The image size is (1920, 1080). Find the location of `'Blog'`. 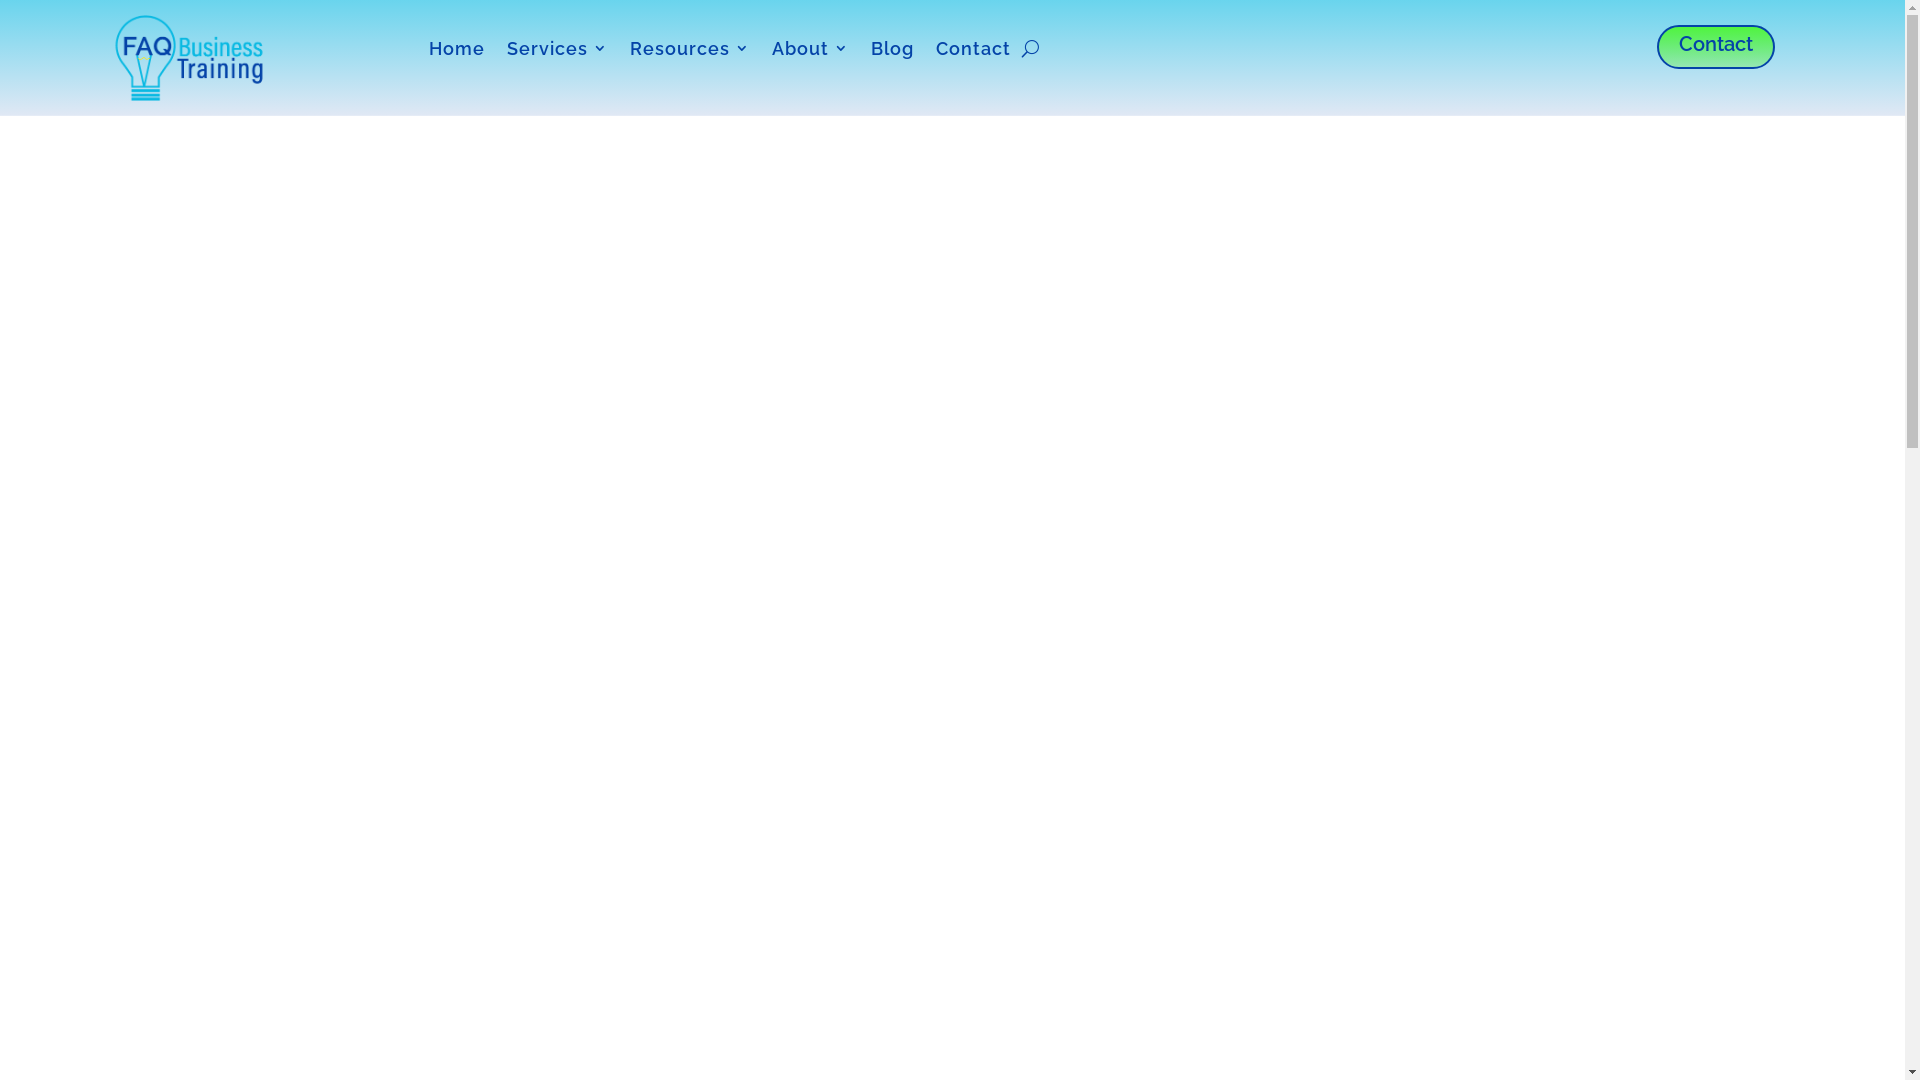

'Blog' is located at coordinates (891, 51).